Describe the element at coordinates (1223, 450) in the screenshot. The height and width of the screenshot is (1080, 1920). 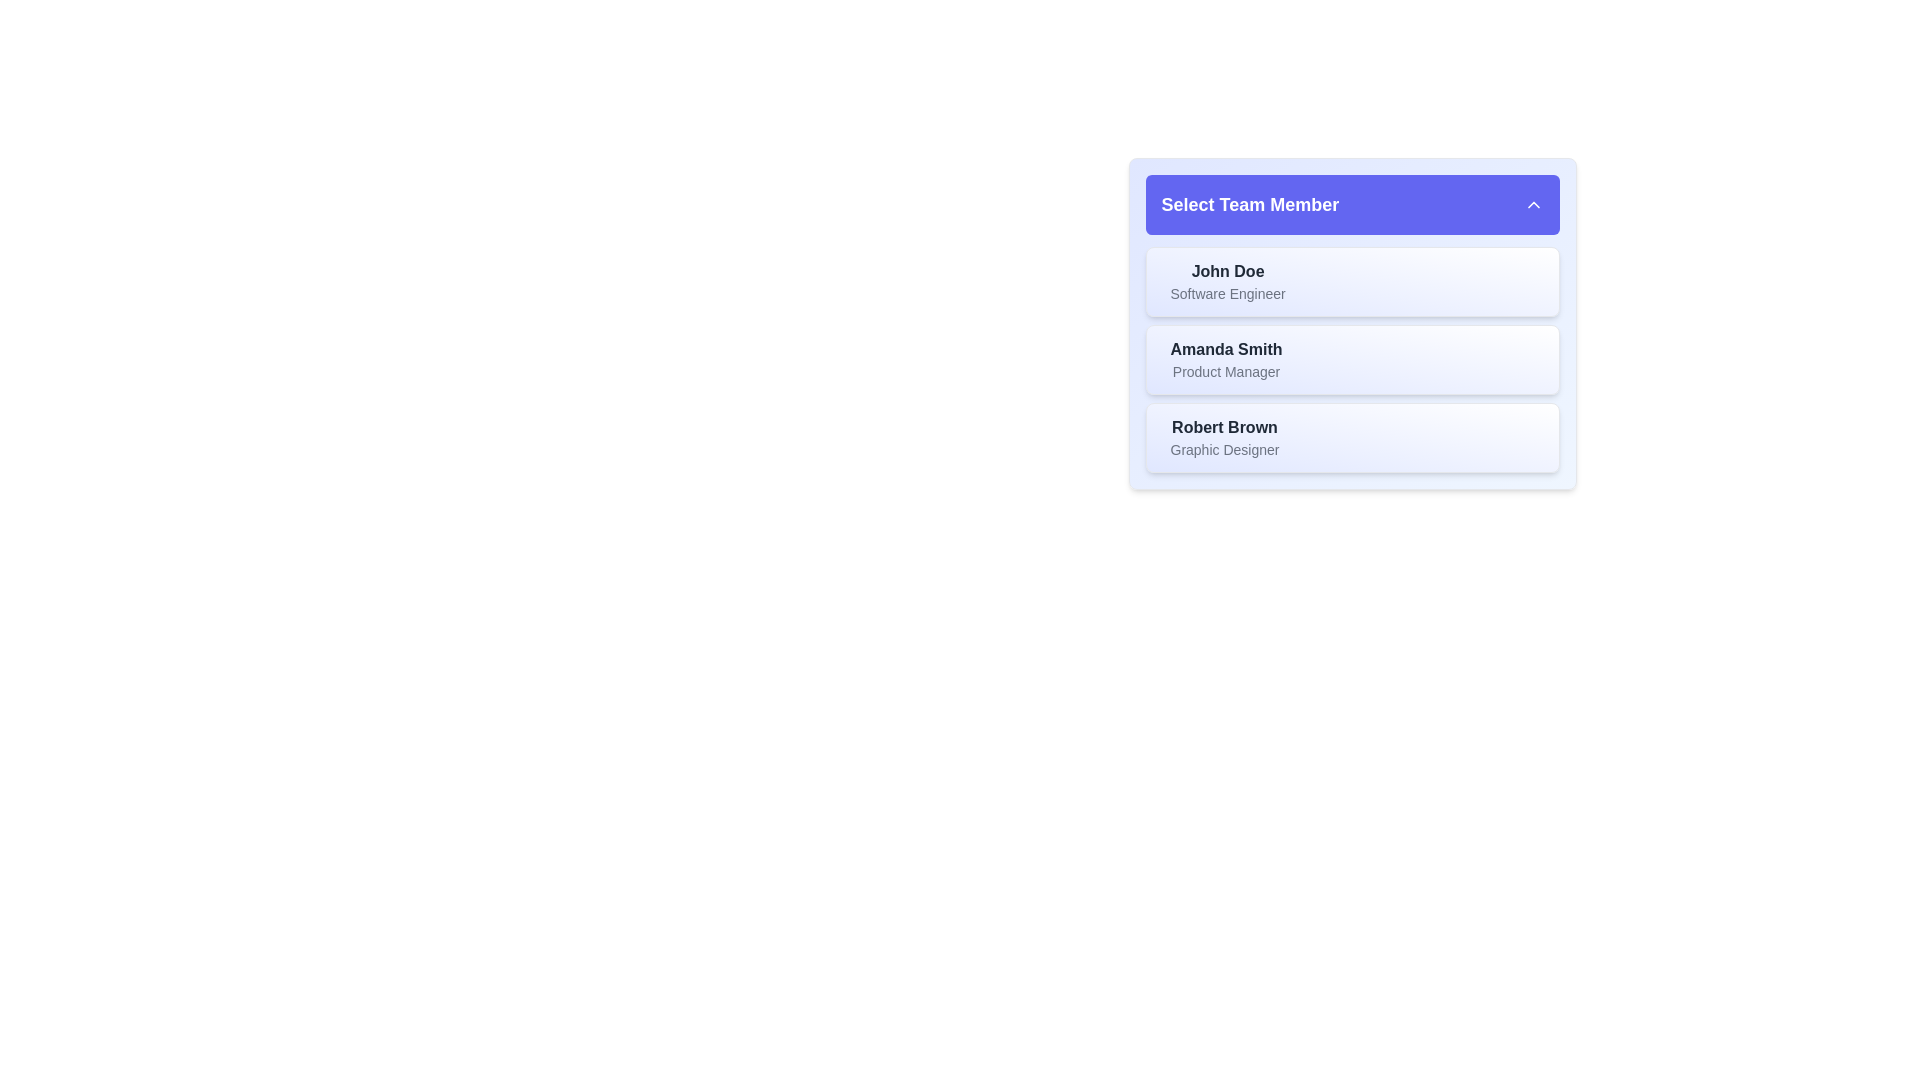
I see `text label indicating the role or occupation of Robert Brown, which is positioned underneath his name in the bottom section of the entry` at that location.